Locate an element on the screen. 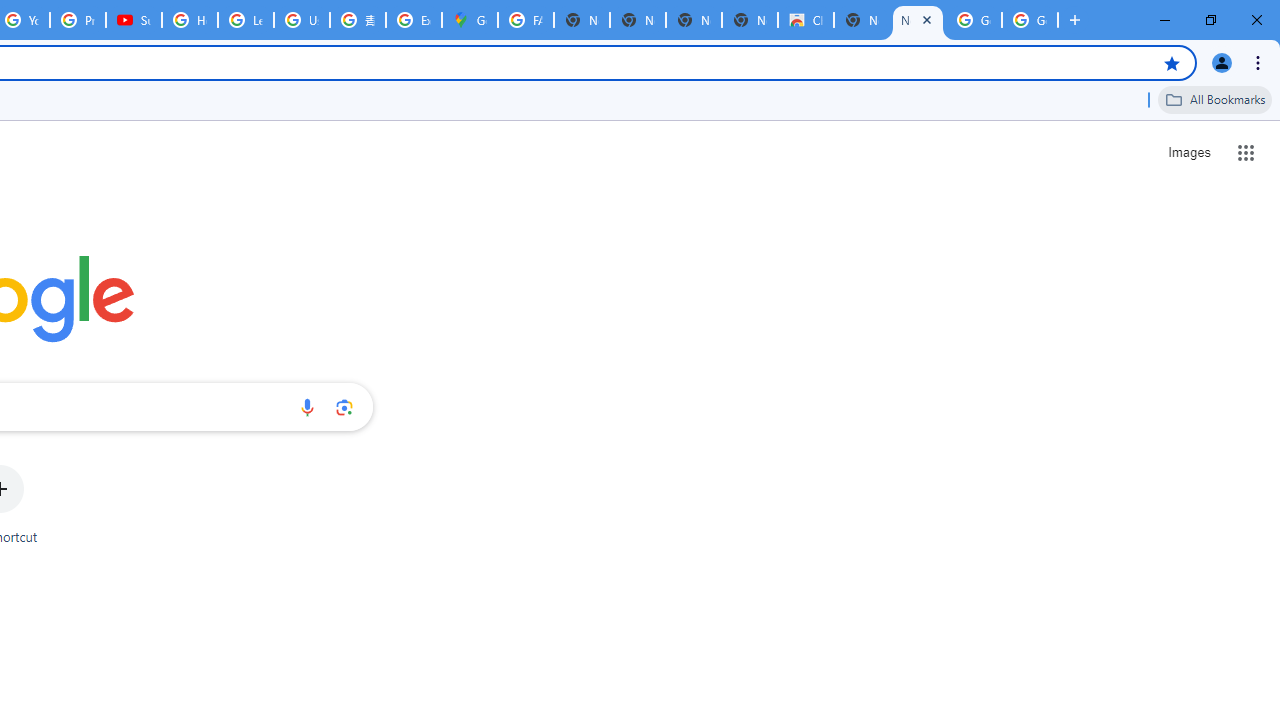 The height and width of the screenshot is (720, 1280). 'New Tab' is located at coordinates (862, 20).